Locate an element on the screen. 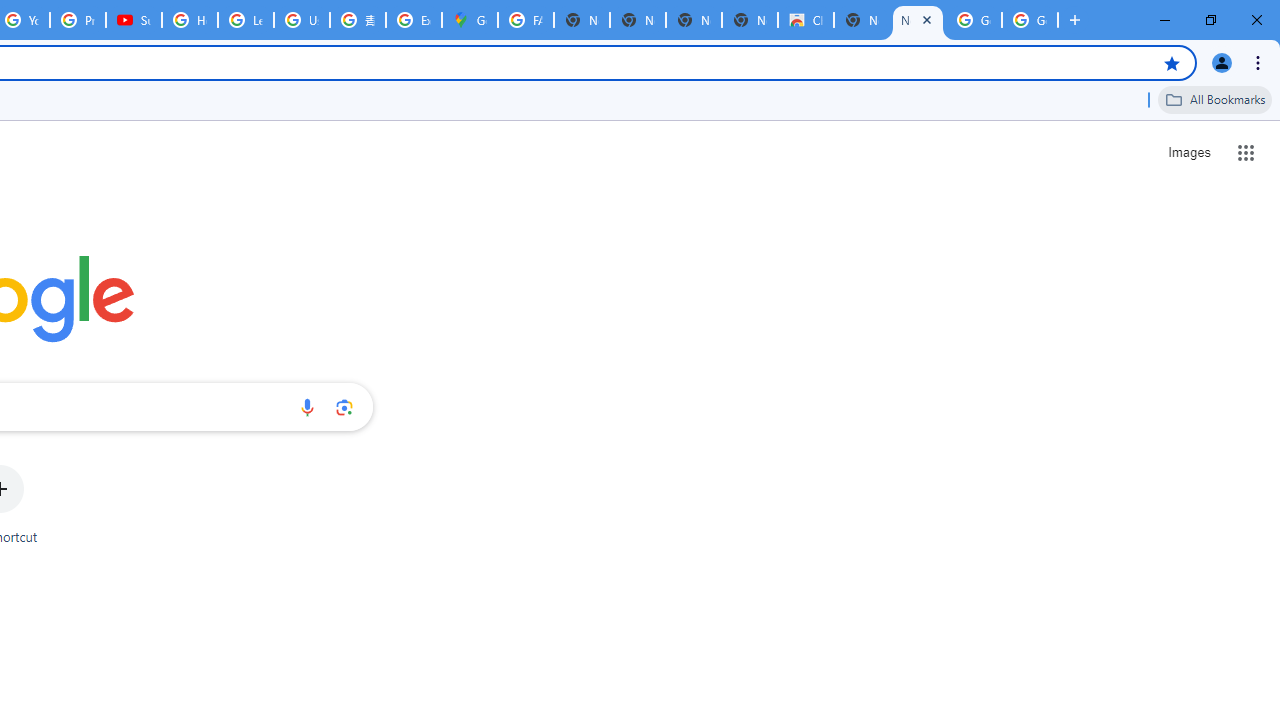 The height and width of the screenshot is (720, 1280). 'New Tab' is located at coordinates (862, 20).